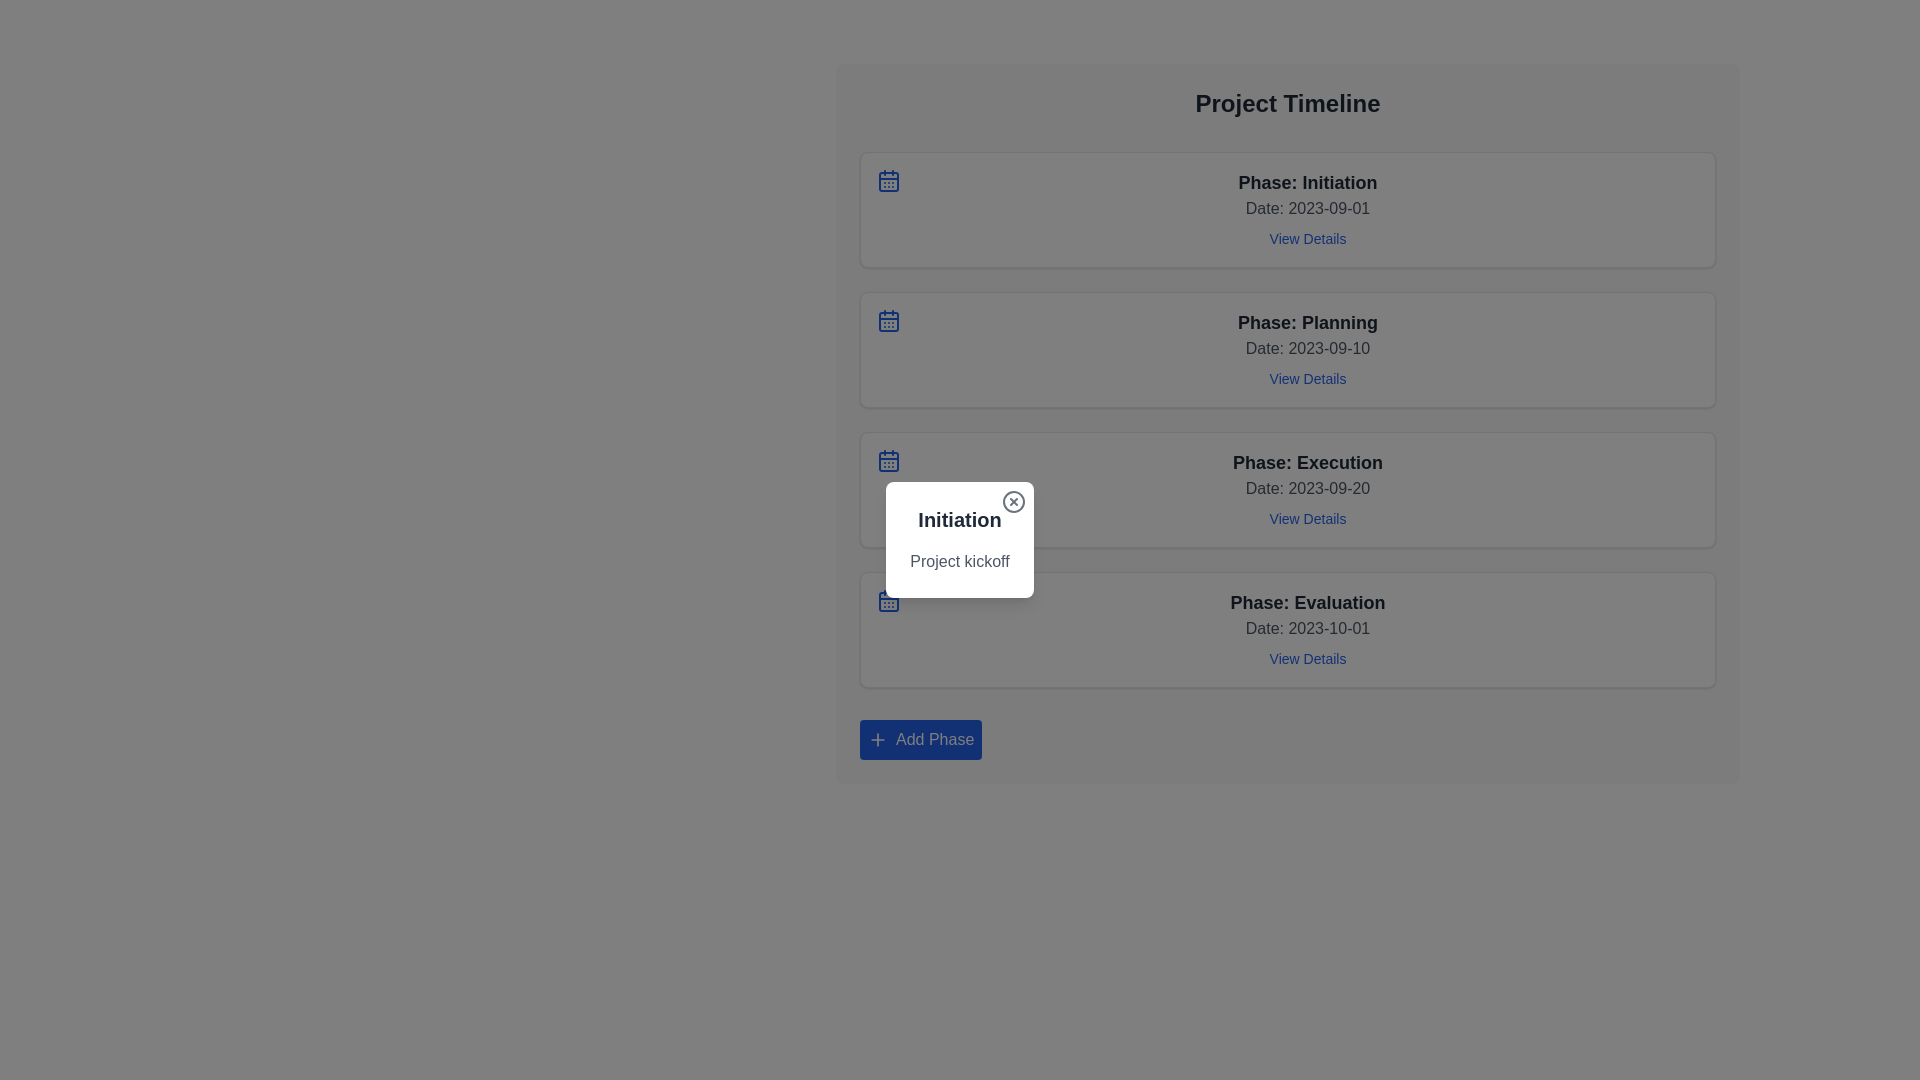 The image size is (1920, 1080). What do you see at coordinates (1013, 500) in the screenshot?
I see `the close button located at the top-right corner of the white card labeled 'Initiation' with the subtitle 'Project kickoff'` at bounding box center [1013, 500].